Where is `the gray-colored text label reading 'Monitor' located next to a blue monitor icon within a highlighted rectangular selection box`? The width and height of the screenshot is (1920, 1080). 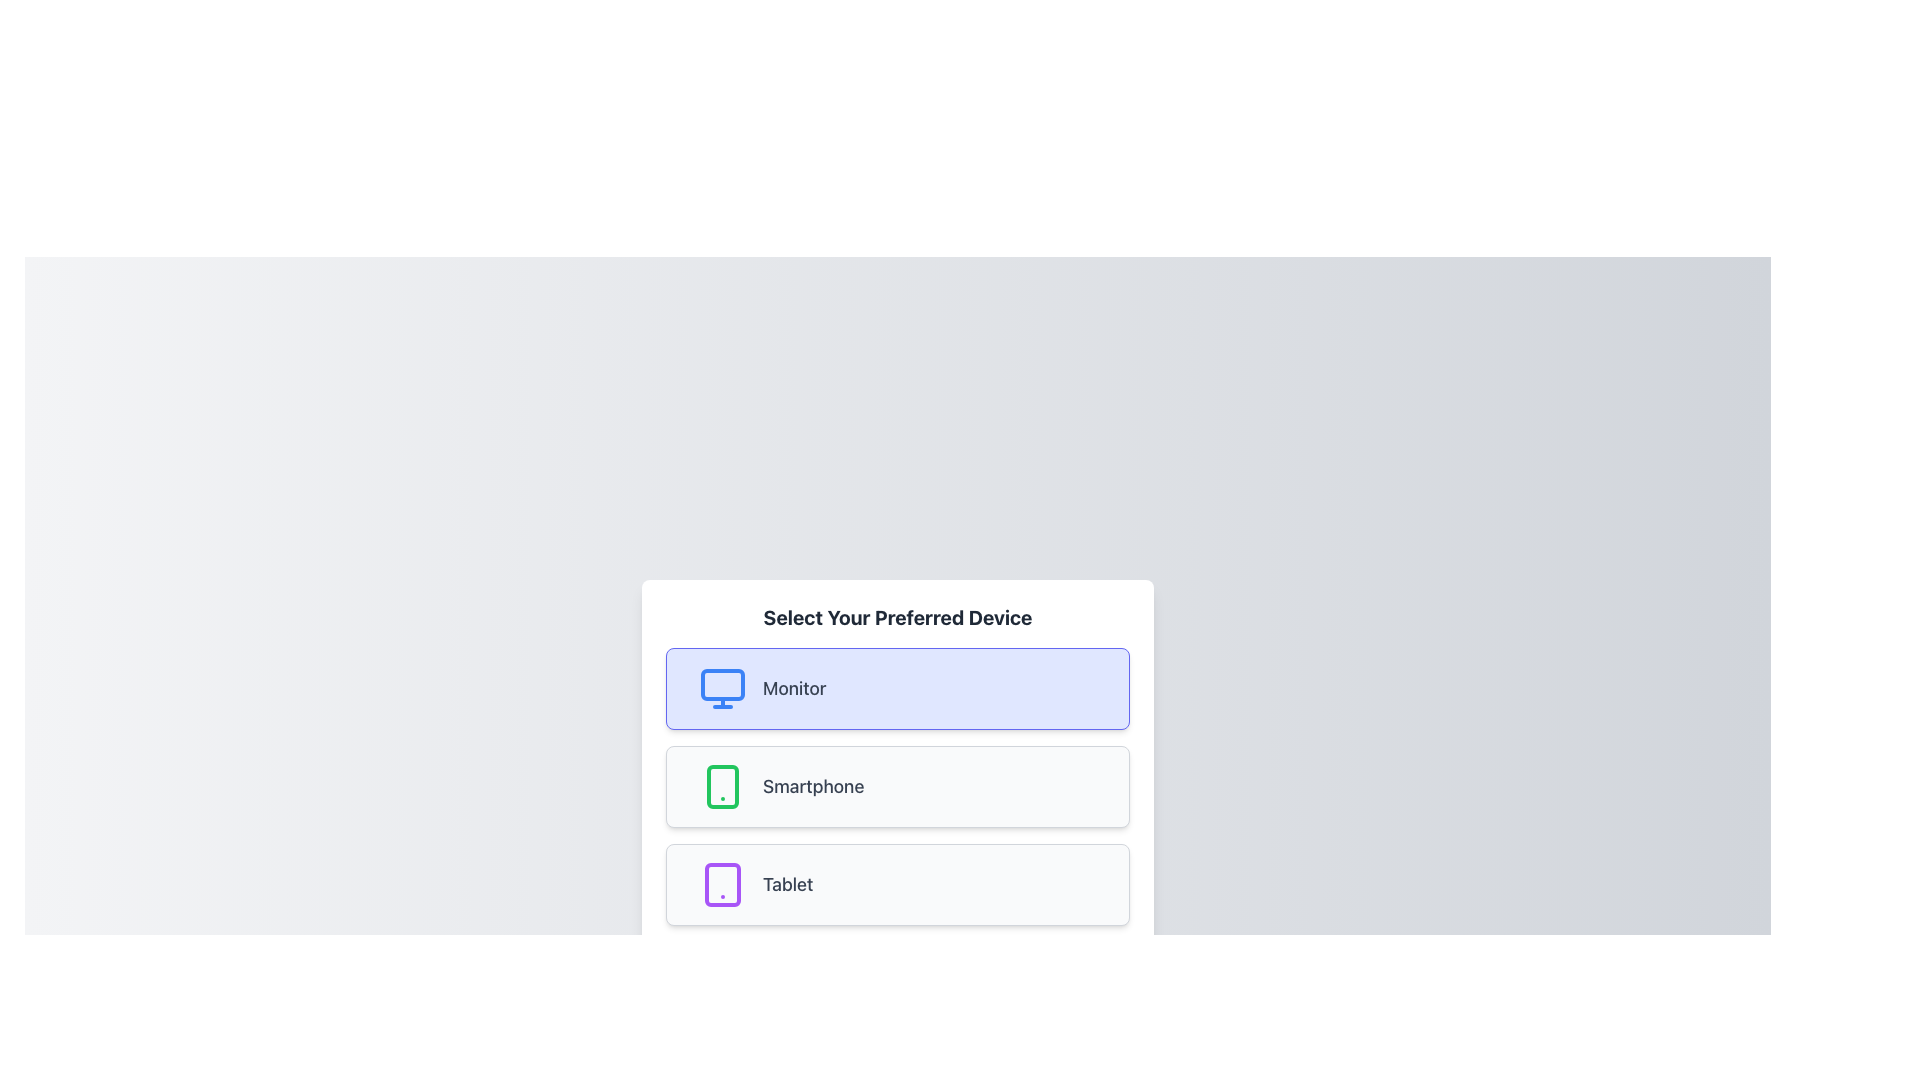
the gray-colored text label reading 'Monitor' located next to a blue monitor icon within a highlighted rectangular selection box is located at coordinates (793, 688).